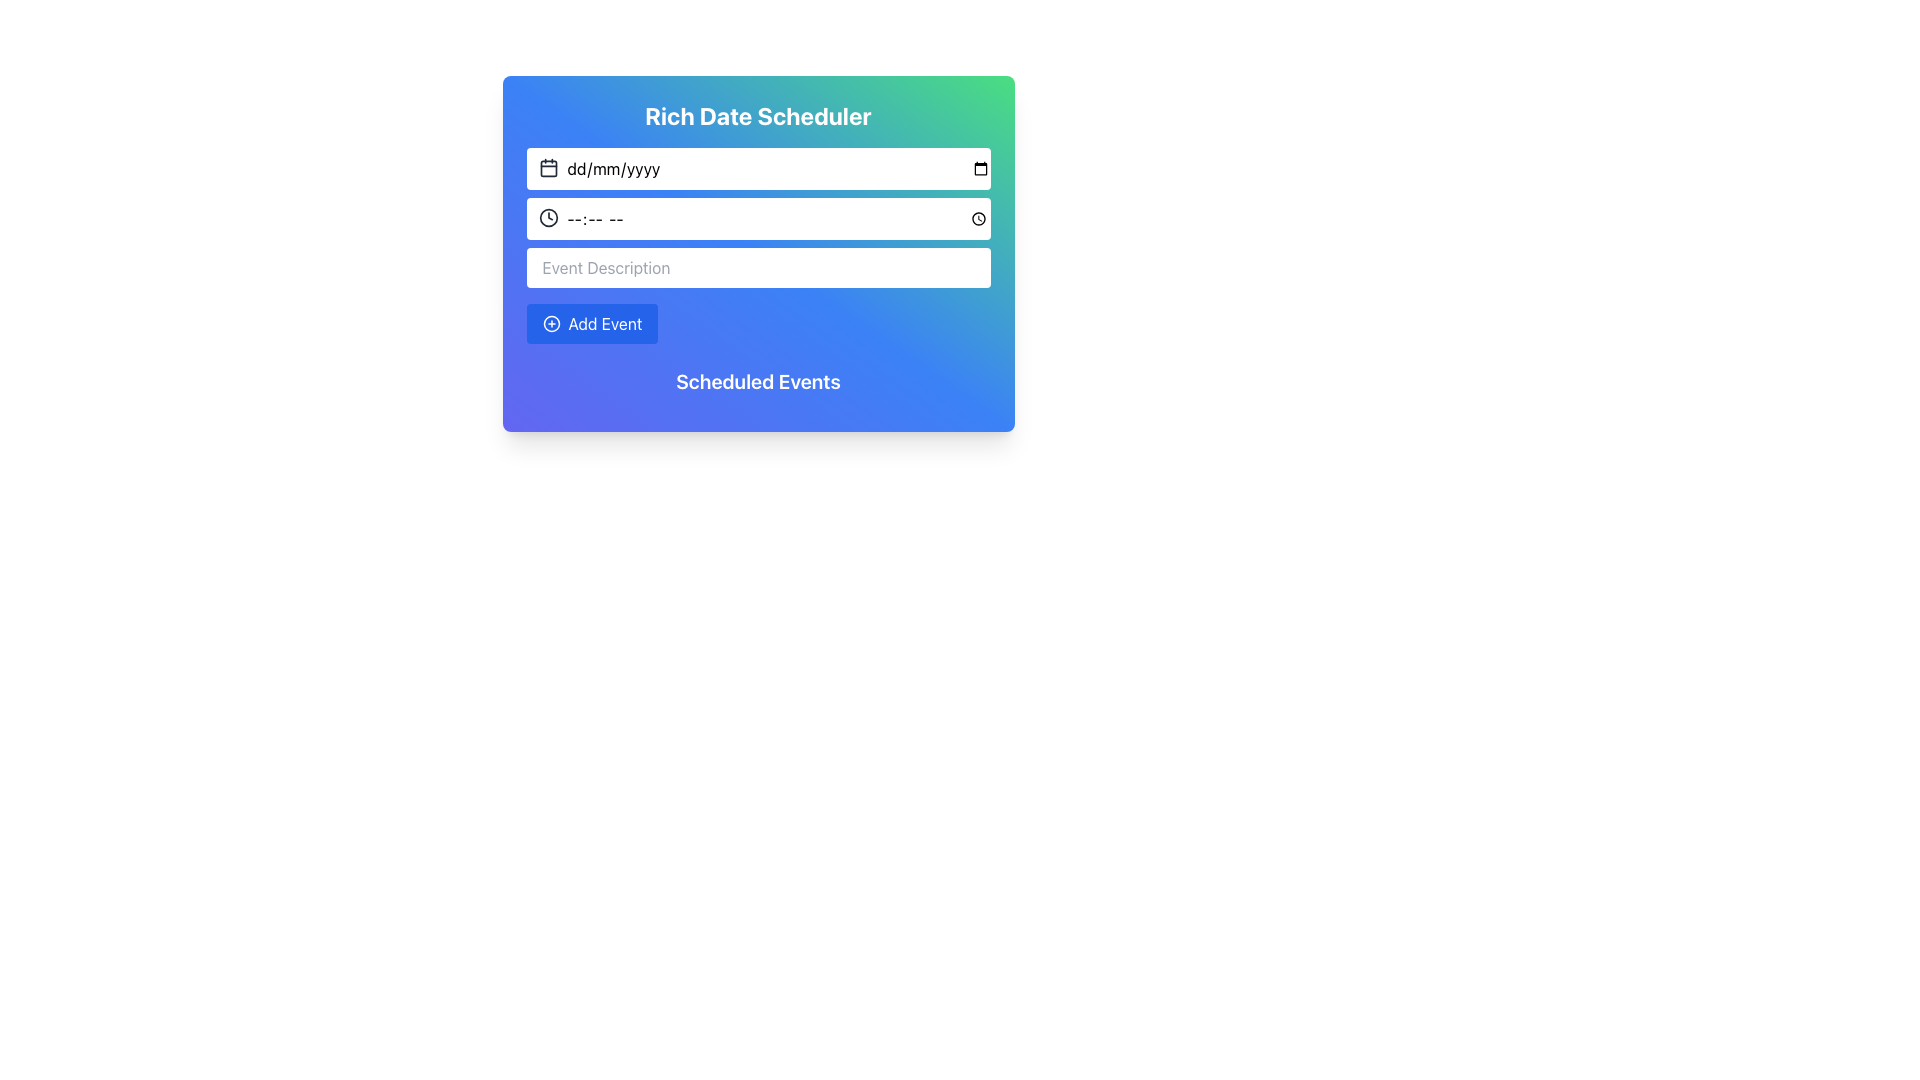 The height and width of the screenshot is (1080, 1920). I want to click on the 'Add Event' icon located to the left of the 'Add Event' label, so click(551, 323).